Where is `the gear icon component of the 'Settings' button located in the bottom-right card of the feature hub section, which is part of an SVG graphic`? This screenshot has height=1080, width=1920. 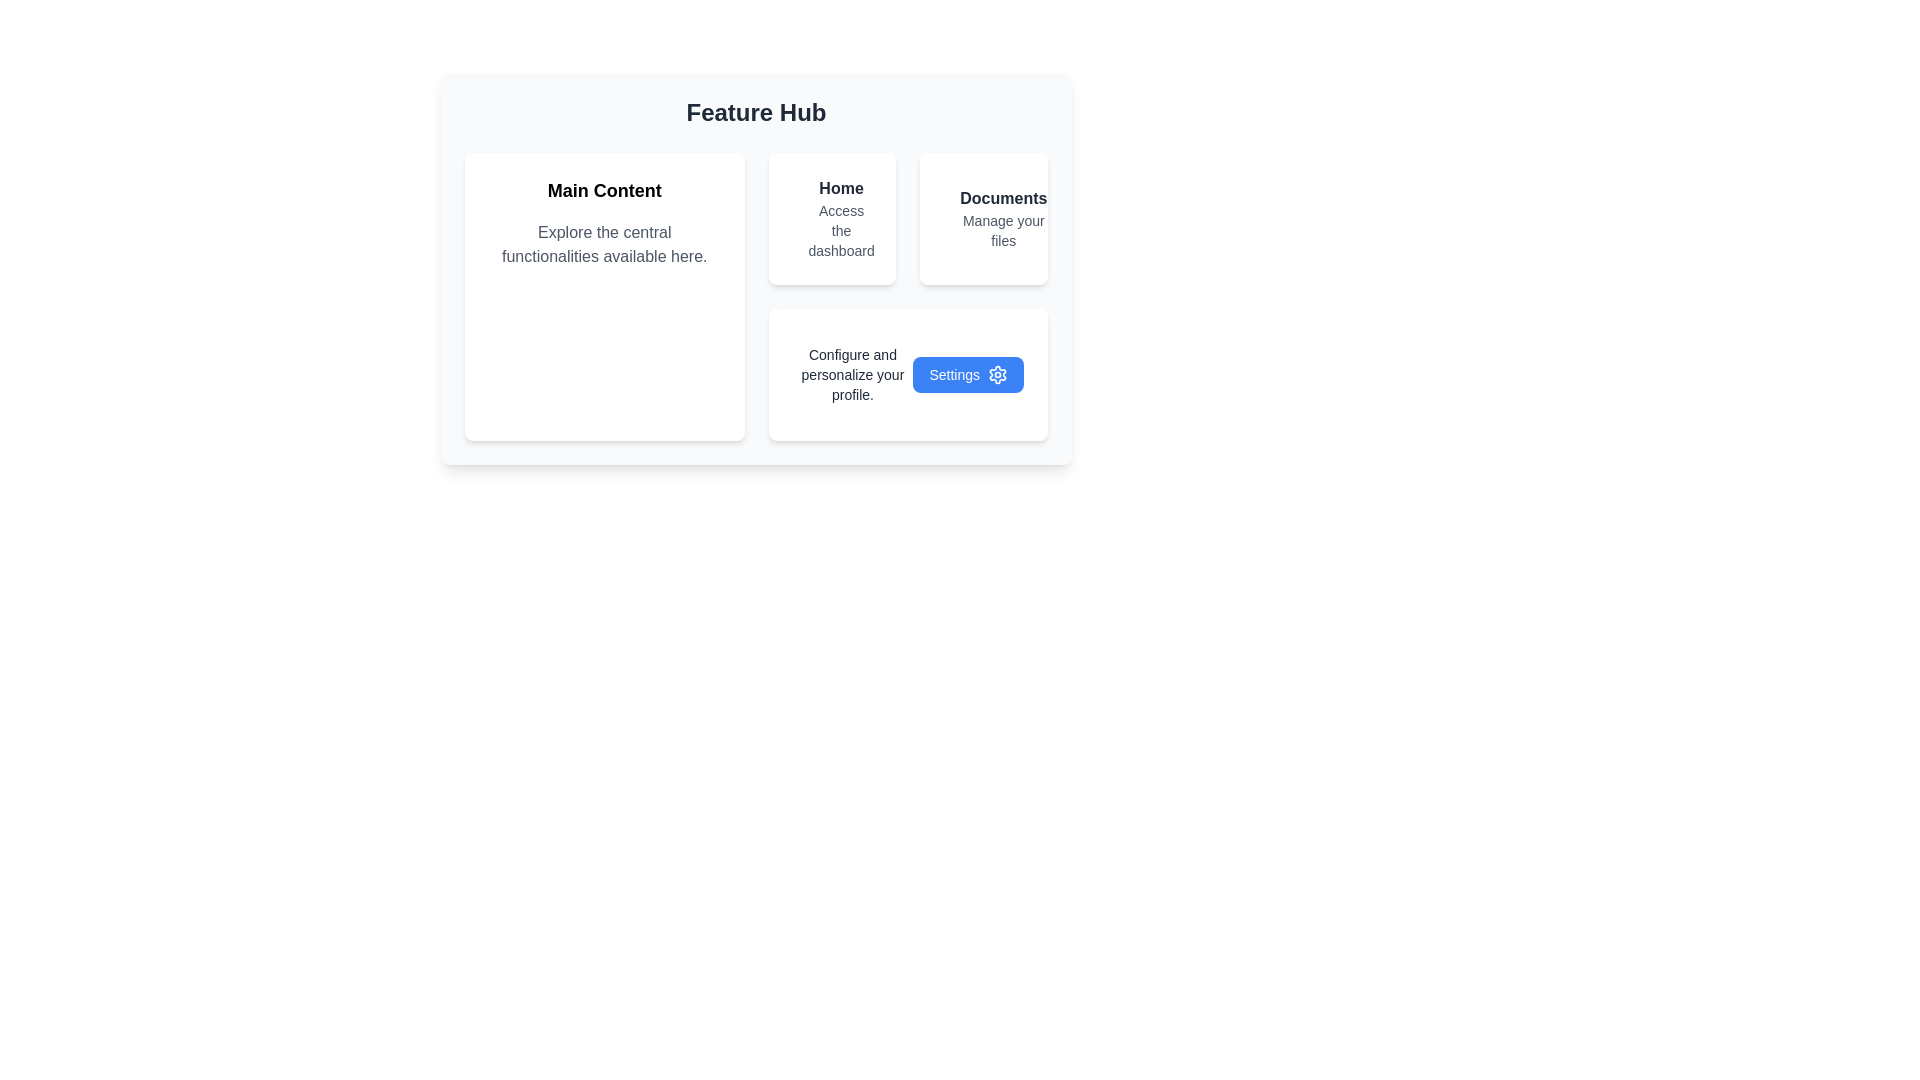 the gear icon component of the 'Settings' button located in the bottom-right card of the feature hub section, which is part of an SVG graphic is located at coordinates (998, 374).